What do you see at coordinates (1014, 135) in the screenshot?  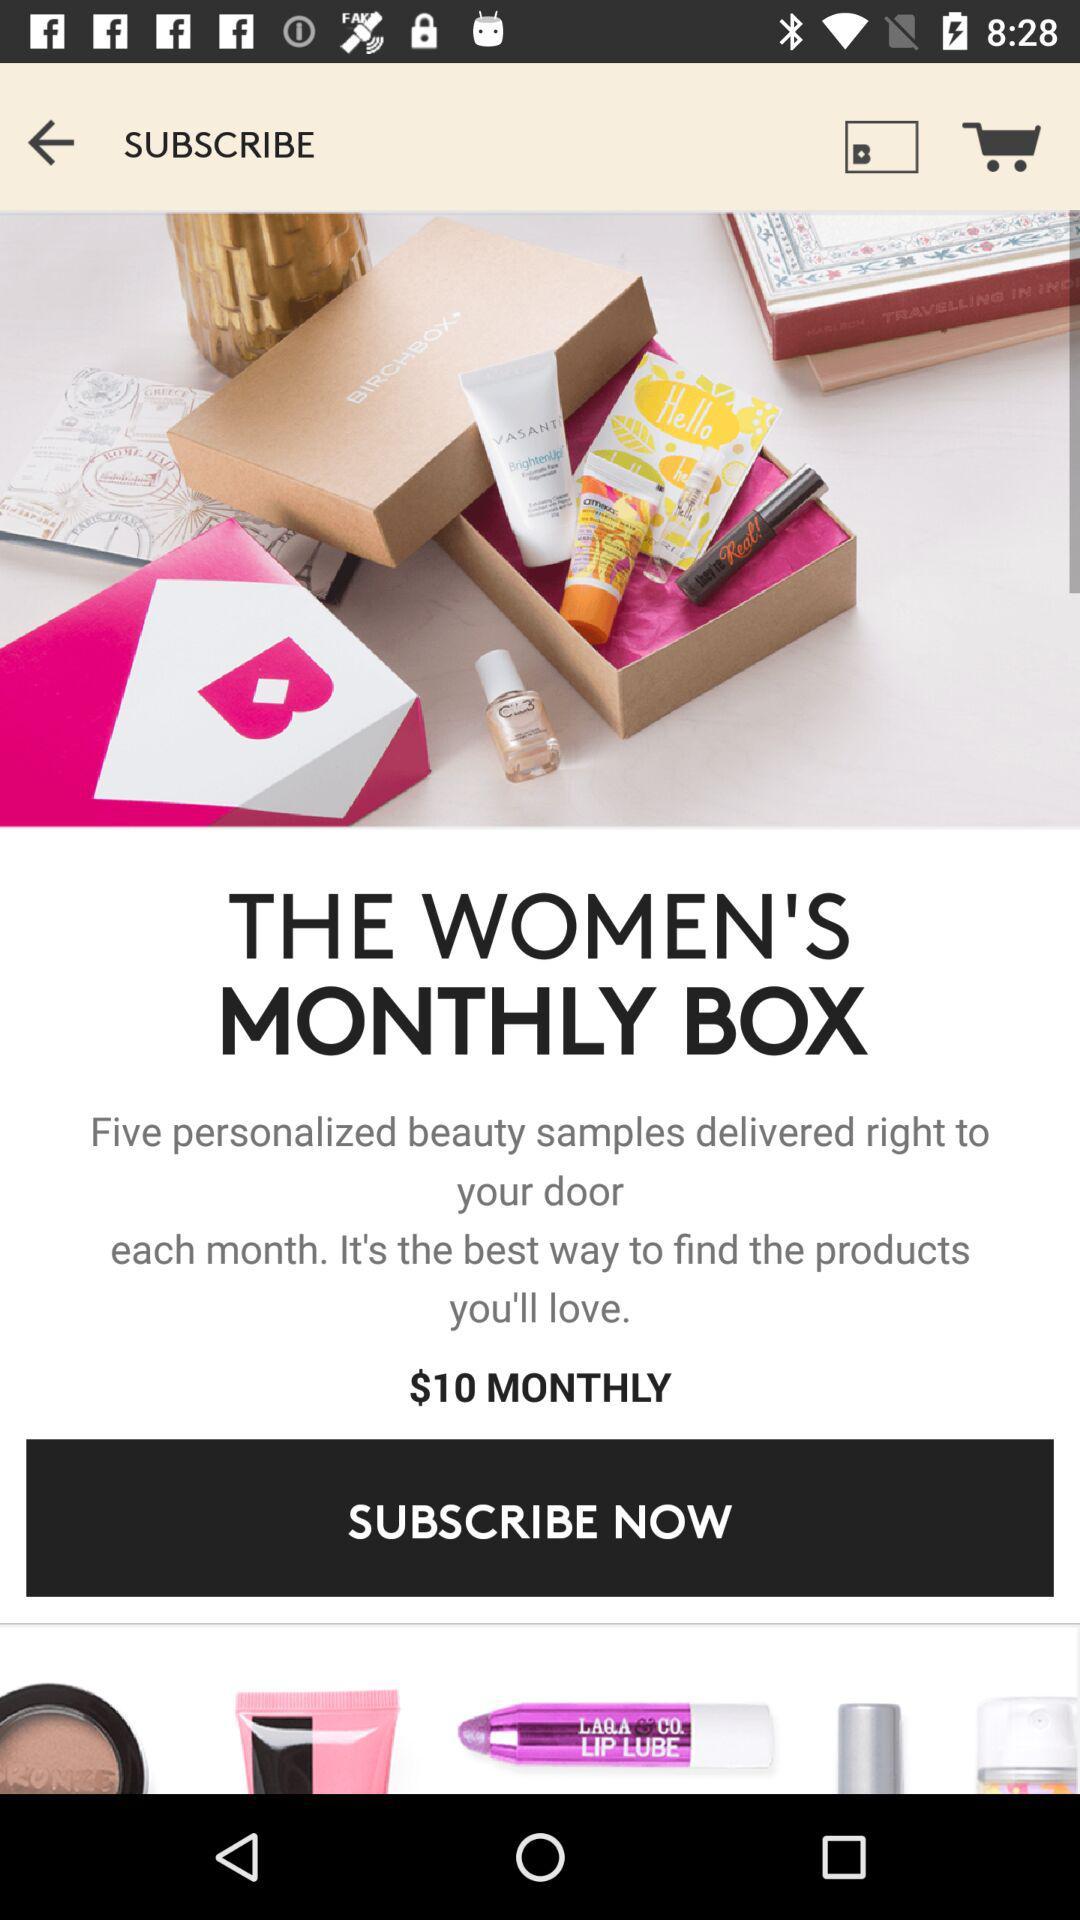 I see `cart icon` at bounding box center [1014, 135].